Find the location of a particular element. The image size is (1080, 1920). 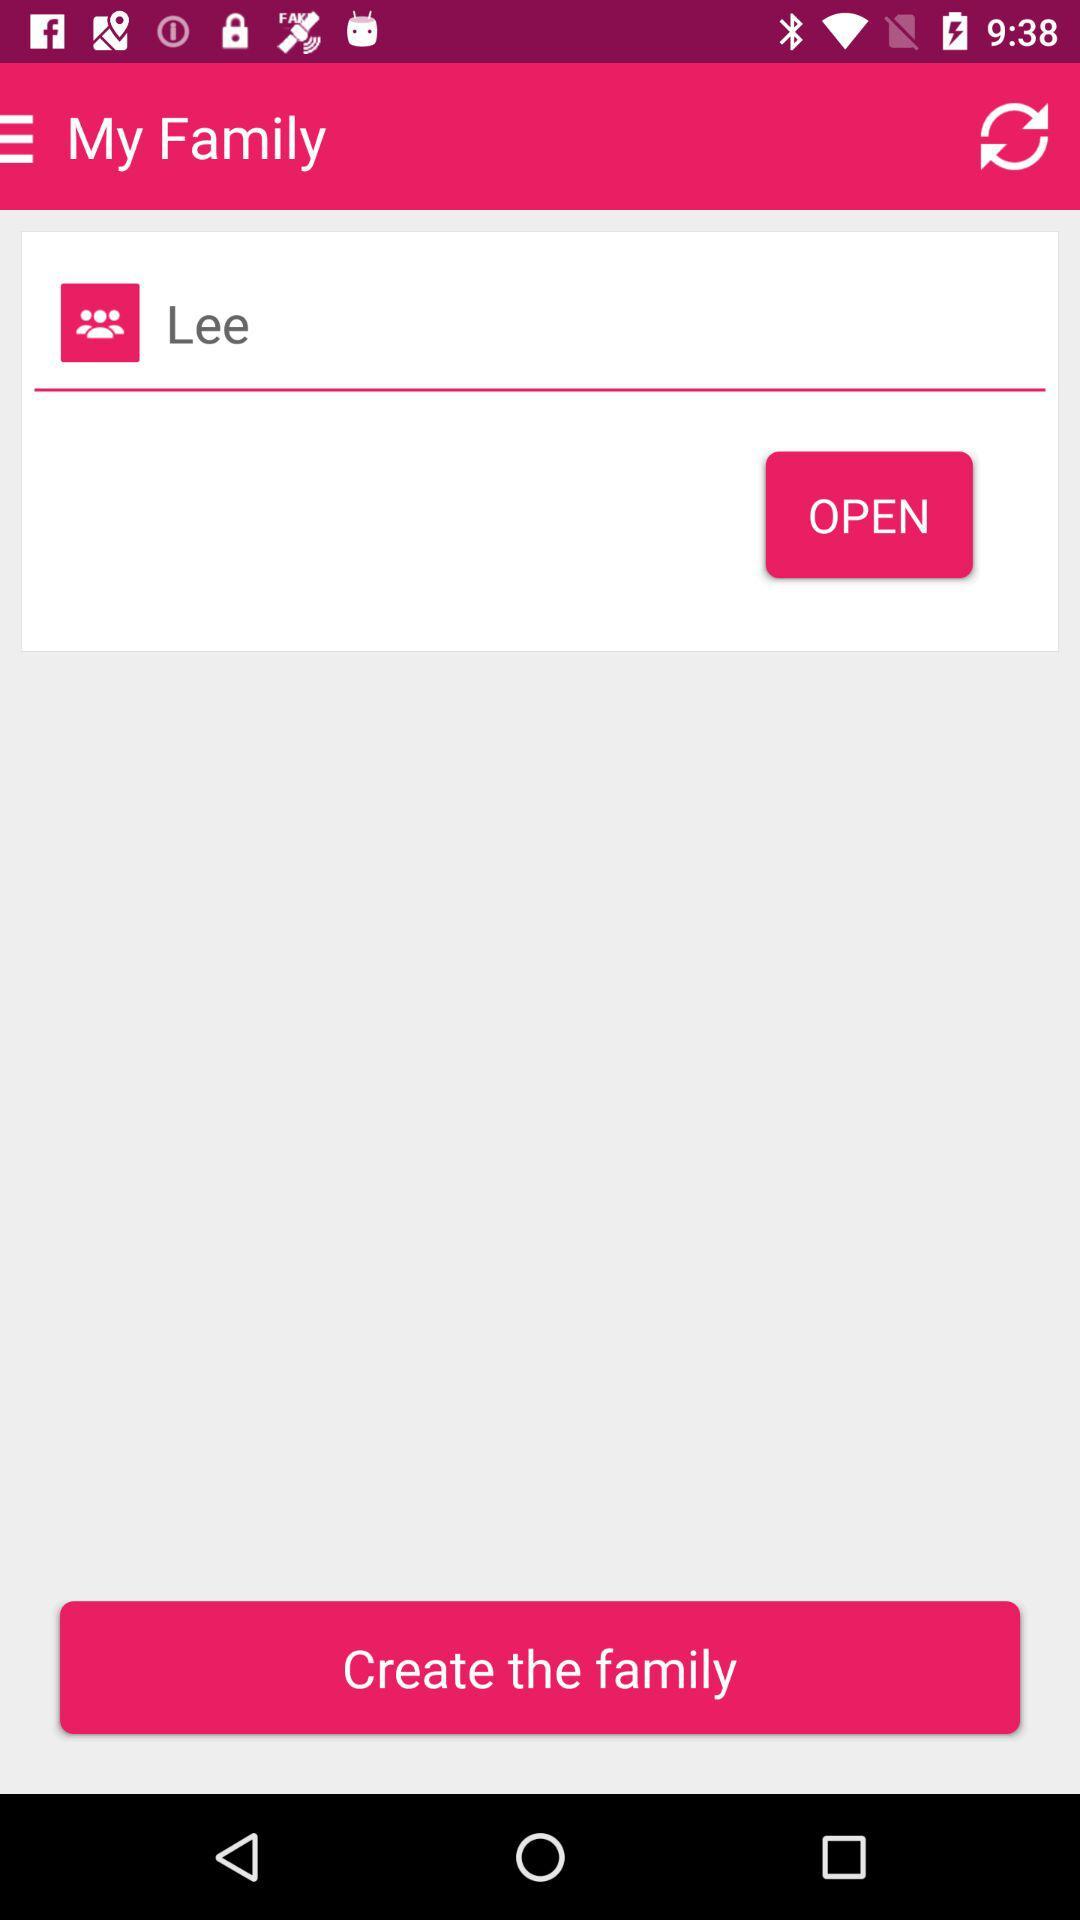

the refresh icon is located at coordinates (1014, 135).